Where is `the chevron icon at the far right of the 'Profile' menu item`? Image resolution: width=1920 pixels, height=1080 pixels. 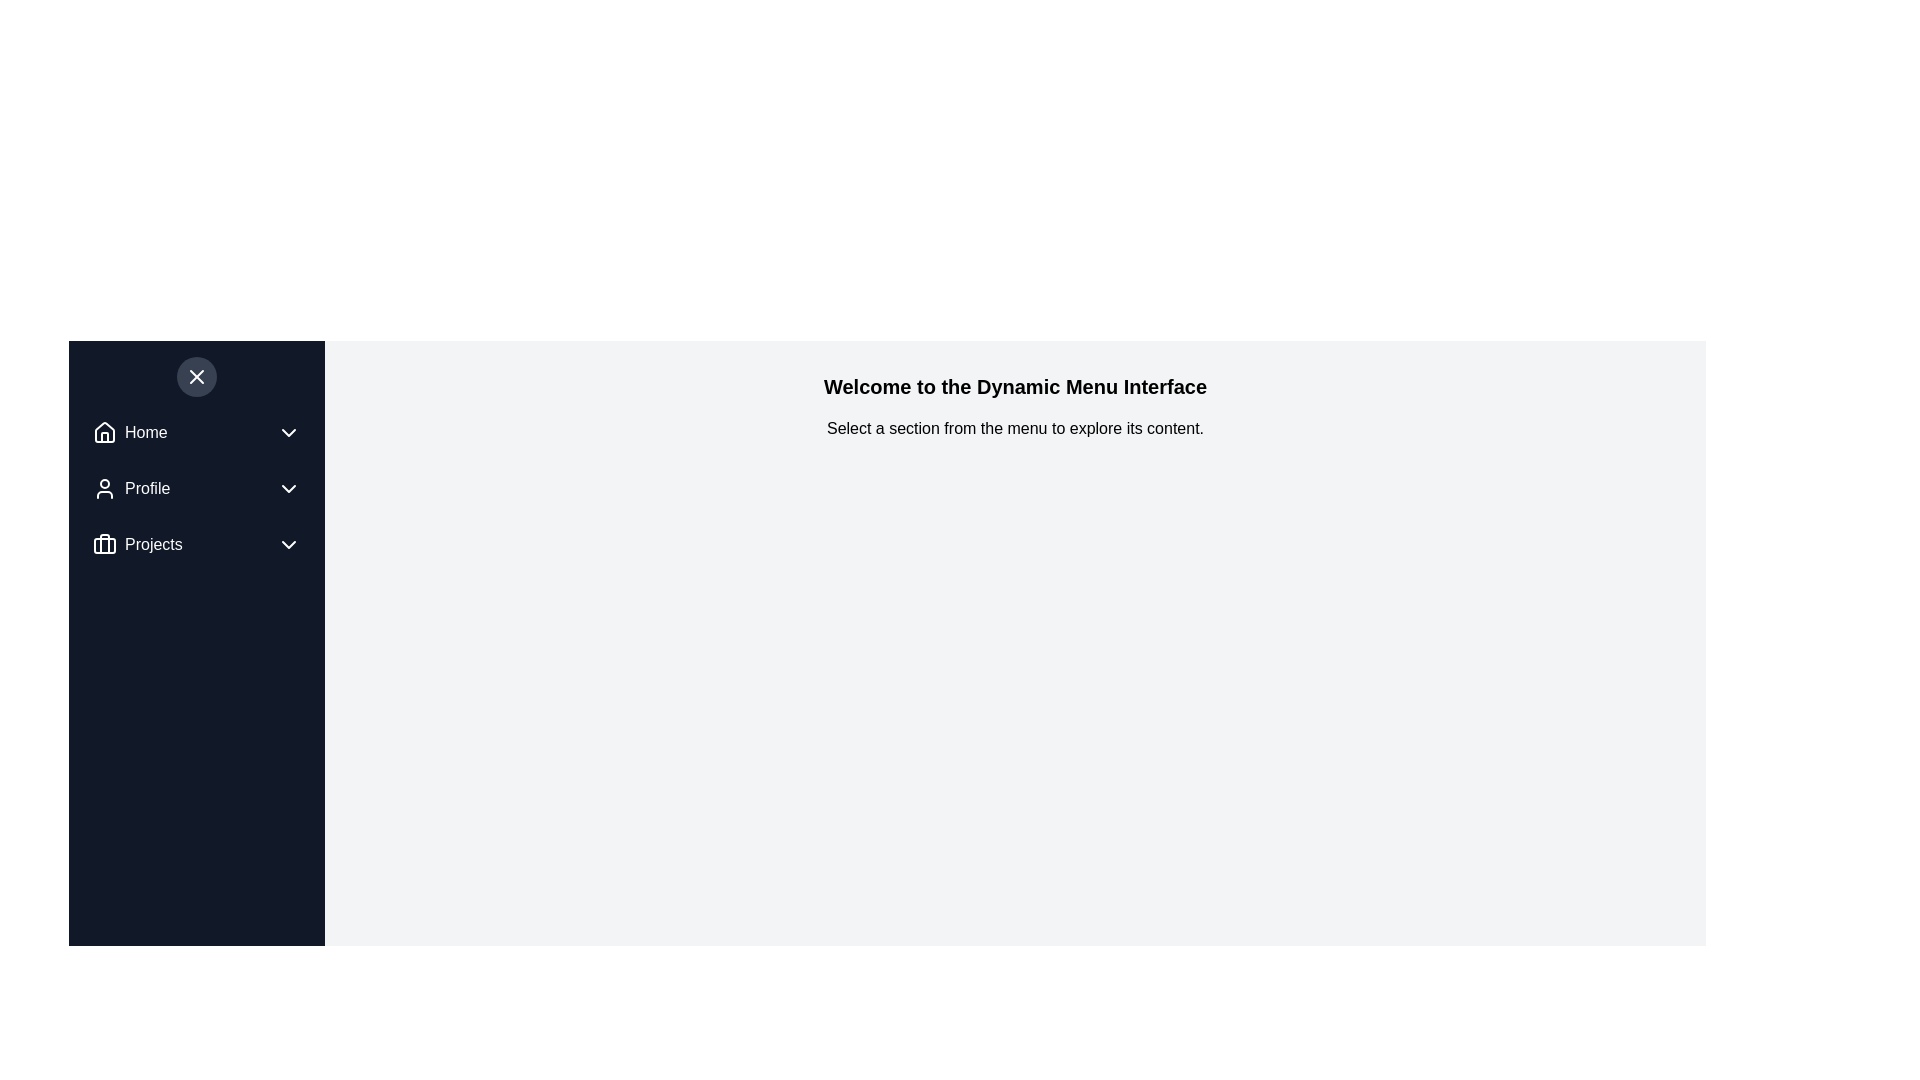
the chevron icon at the far right of the 'Profile' menu item is located at coordinates (287, 489).